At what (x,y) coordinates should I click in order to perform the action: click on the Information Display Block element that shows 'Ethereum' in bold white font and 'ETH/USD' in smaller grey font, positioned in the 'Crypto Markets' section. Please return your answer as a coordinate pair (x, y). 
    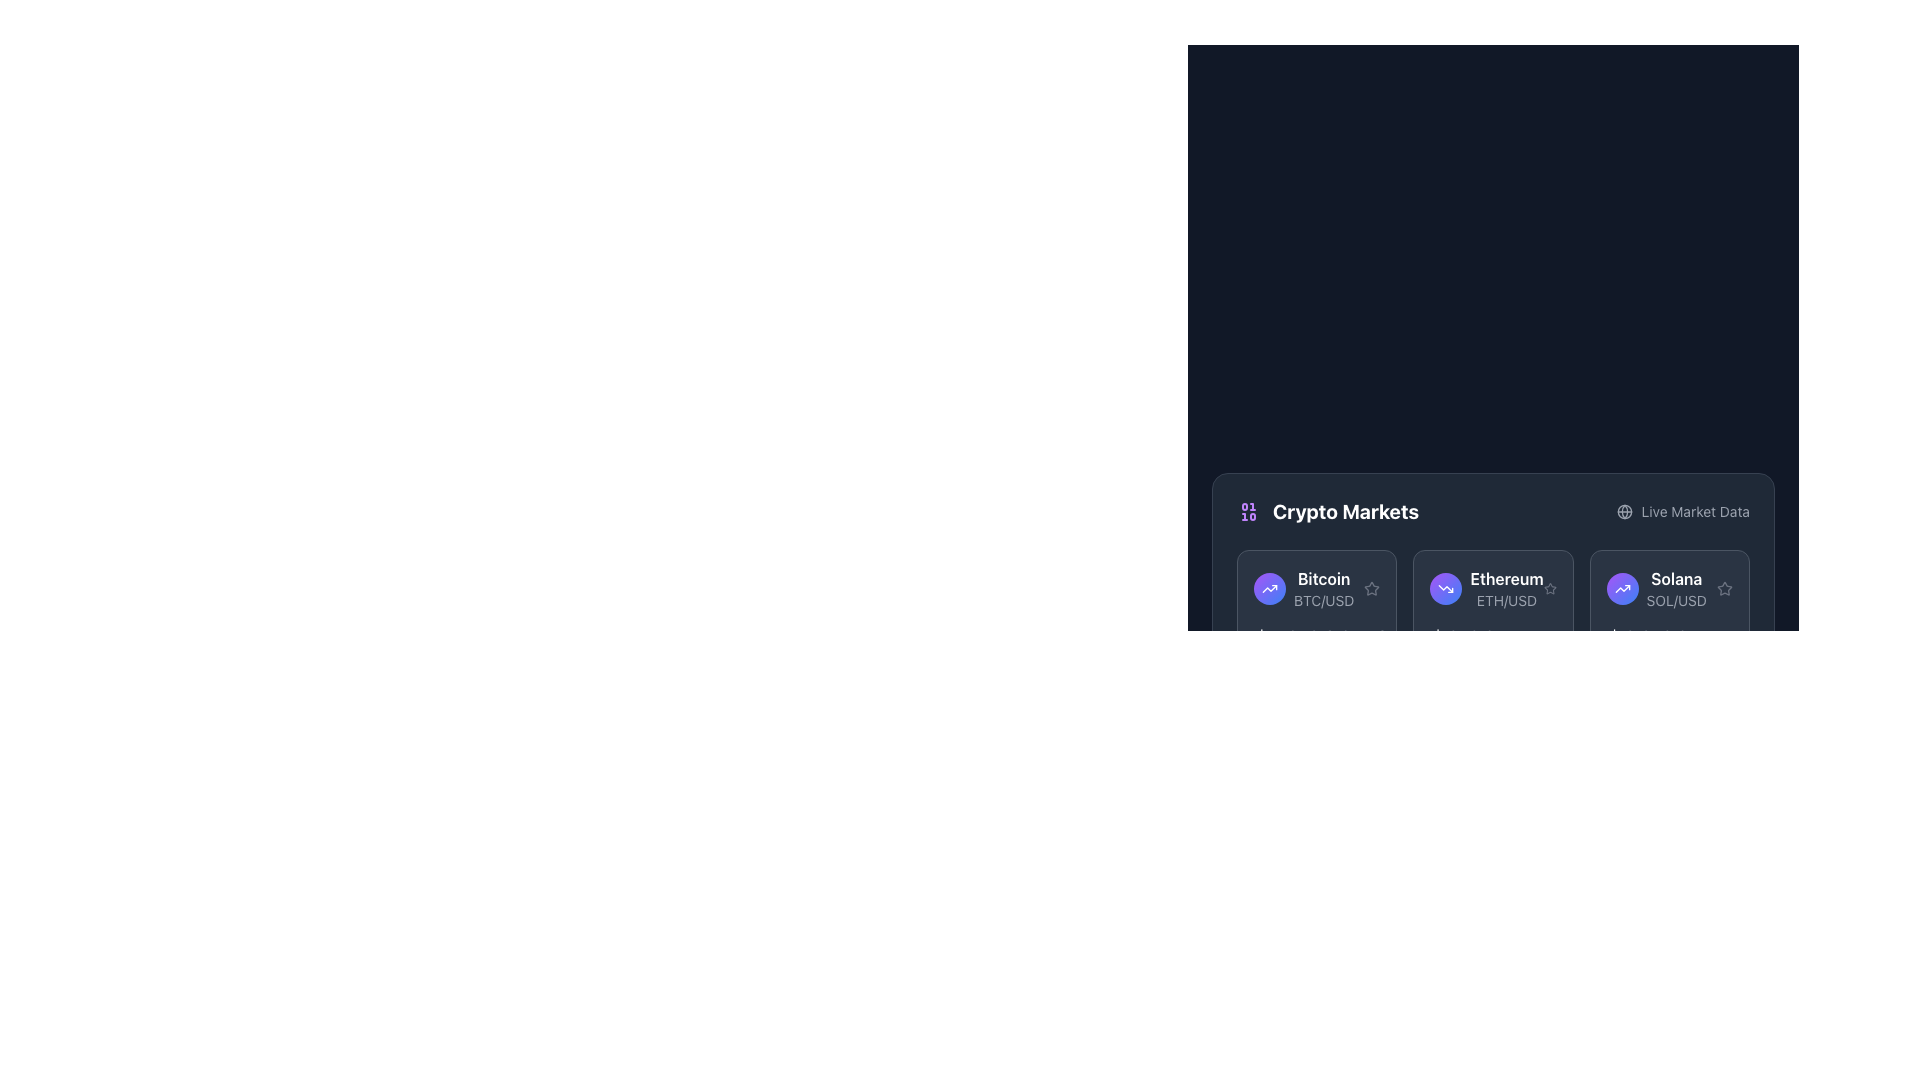
    Looking at the image, I should click on (1507, 588).